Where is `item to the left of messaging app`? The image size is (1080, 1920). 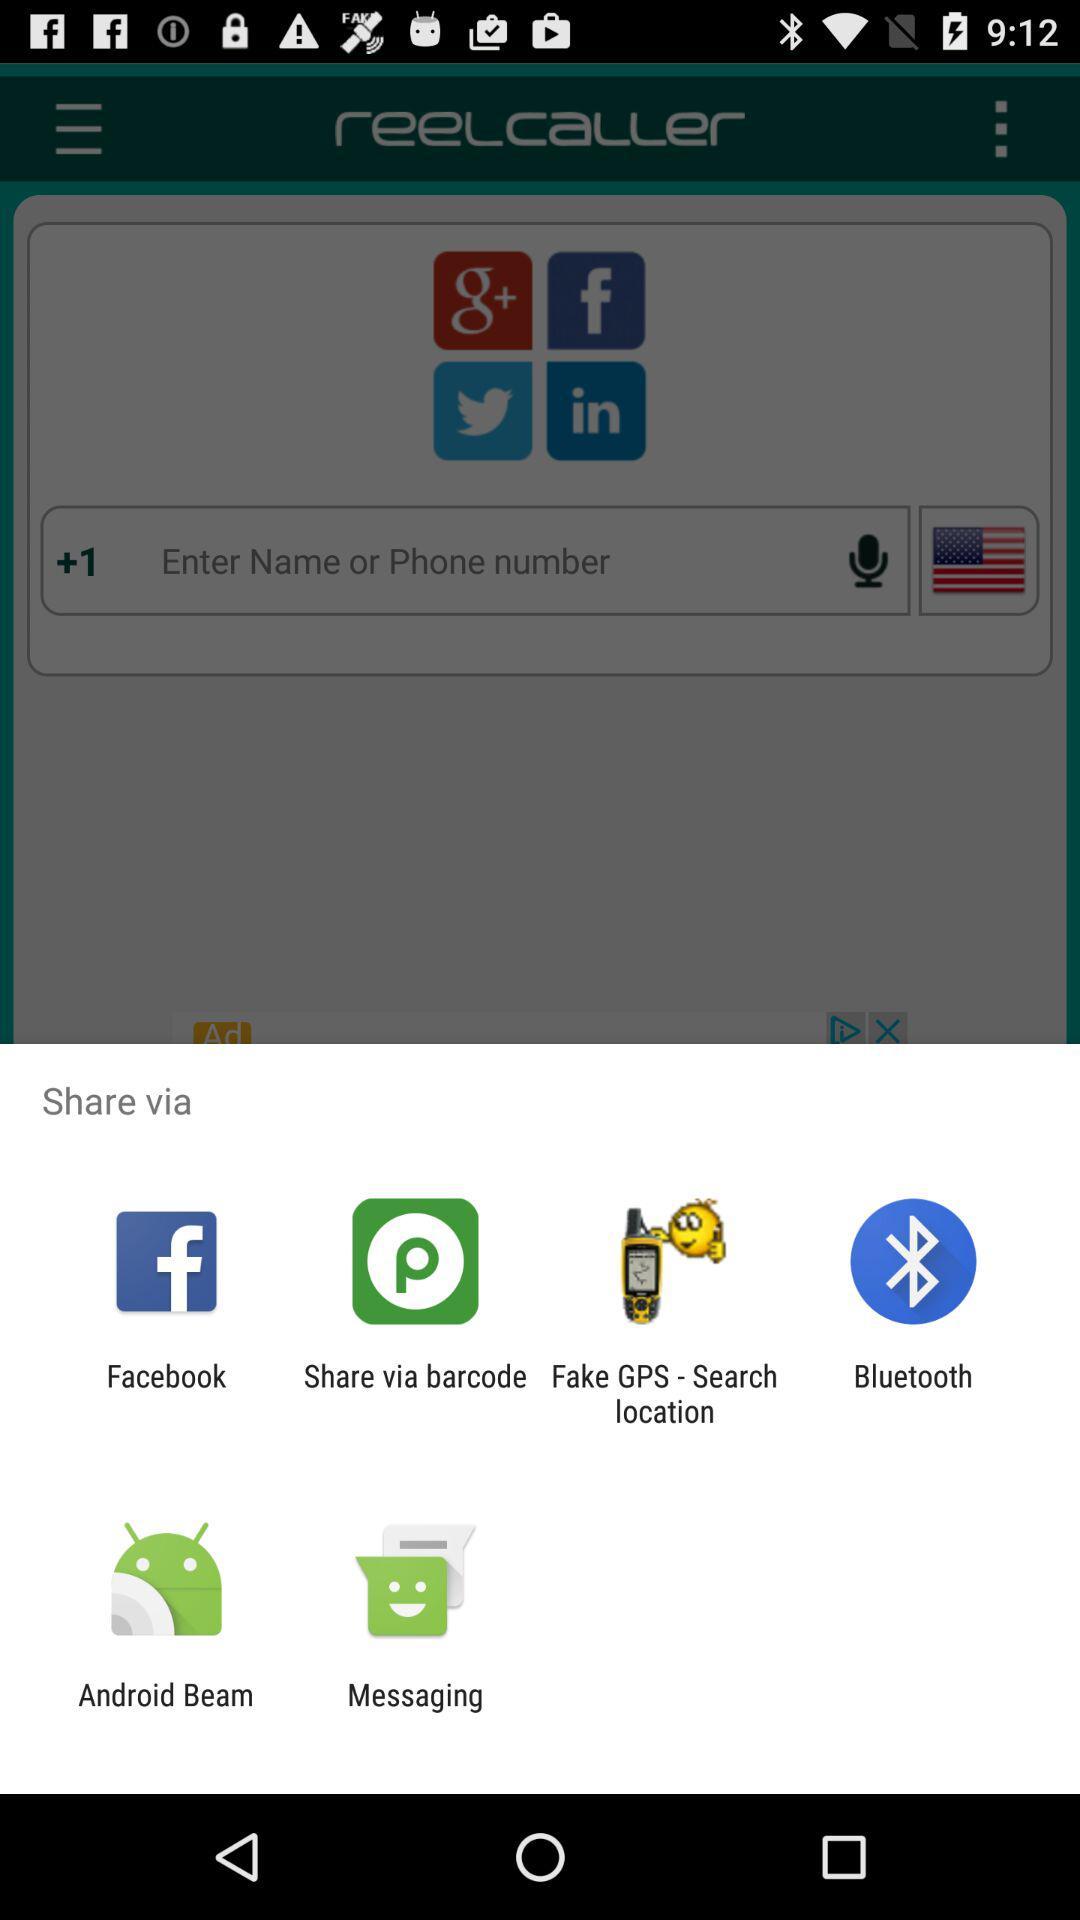
item to the left of messaging app is located at coordinates (165, 1711).